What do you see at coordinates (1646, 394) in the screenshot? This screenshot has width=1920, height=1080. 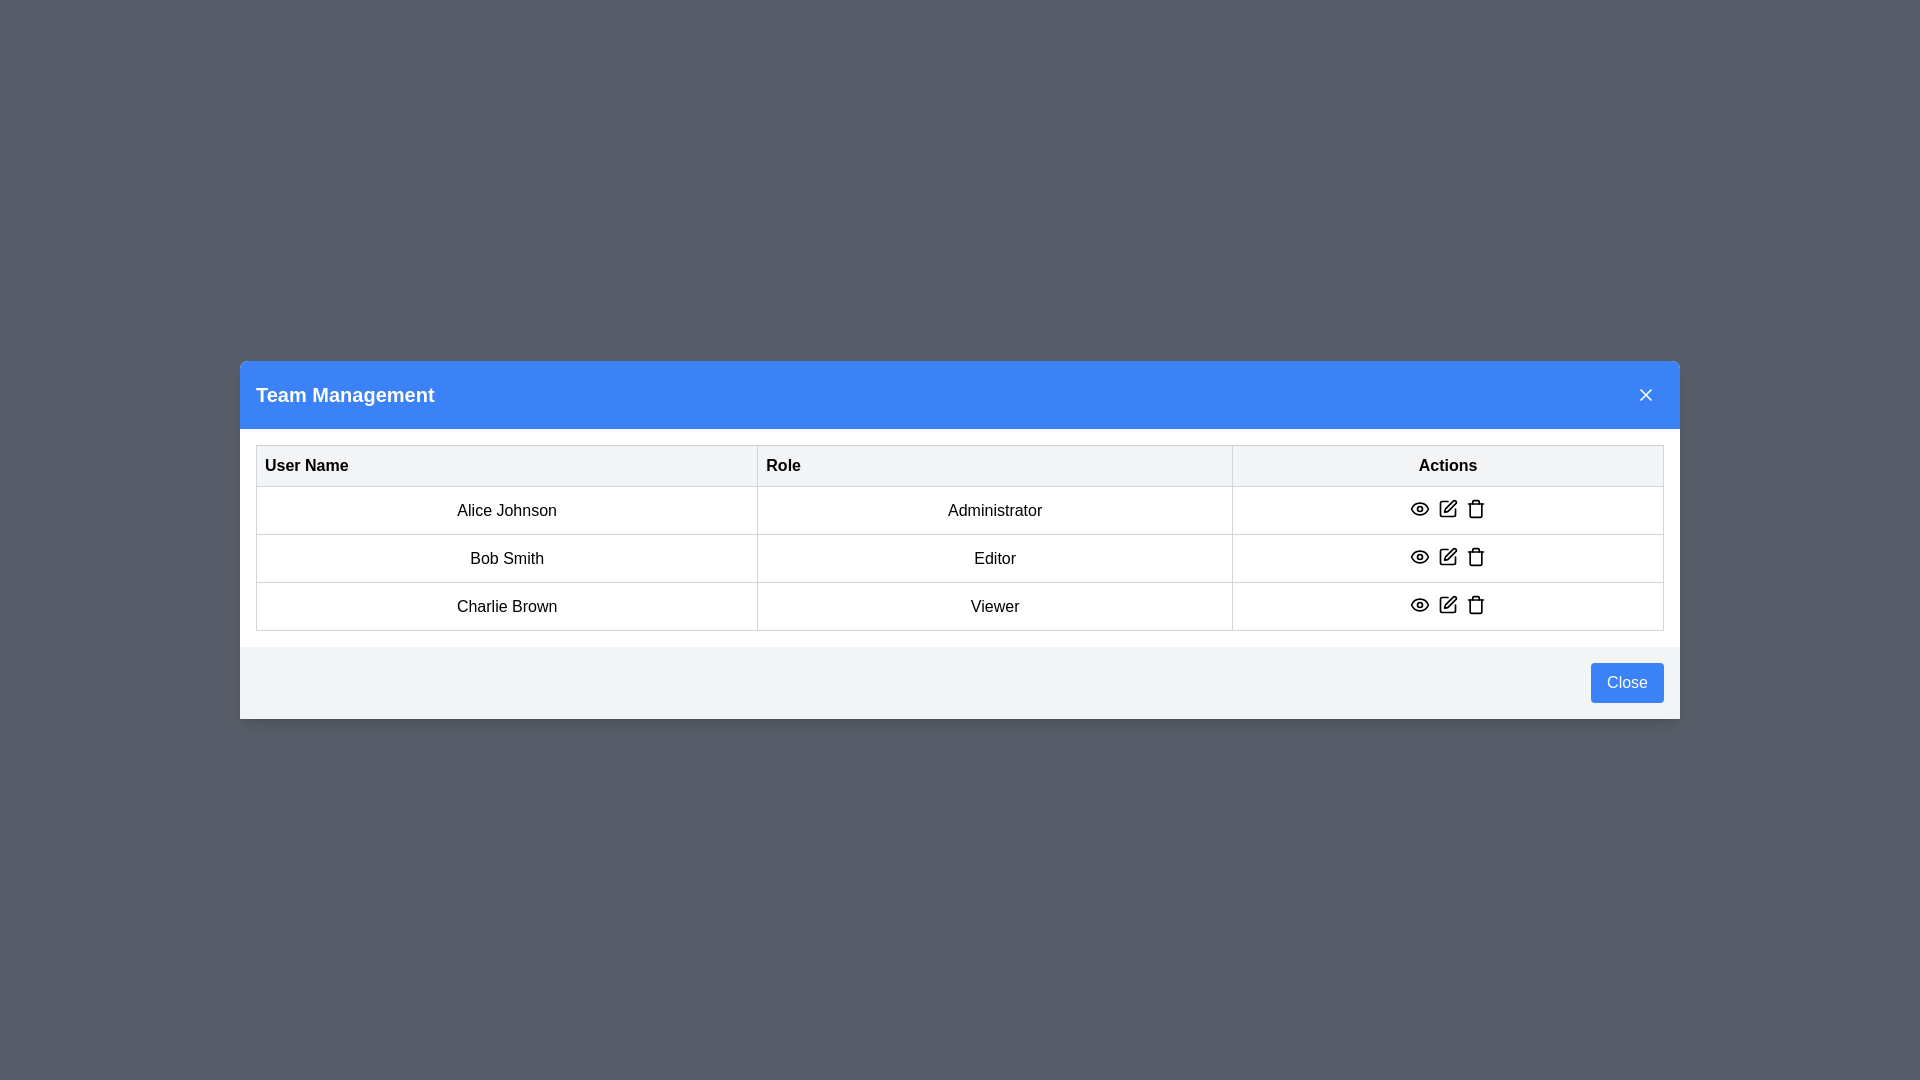 I see `the small 'X' icon located at the top-right corner of the blue header section of the modal` at bounding box center [1646, 394].